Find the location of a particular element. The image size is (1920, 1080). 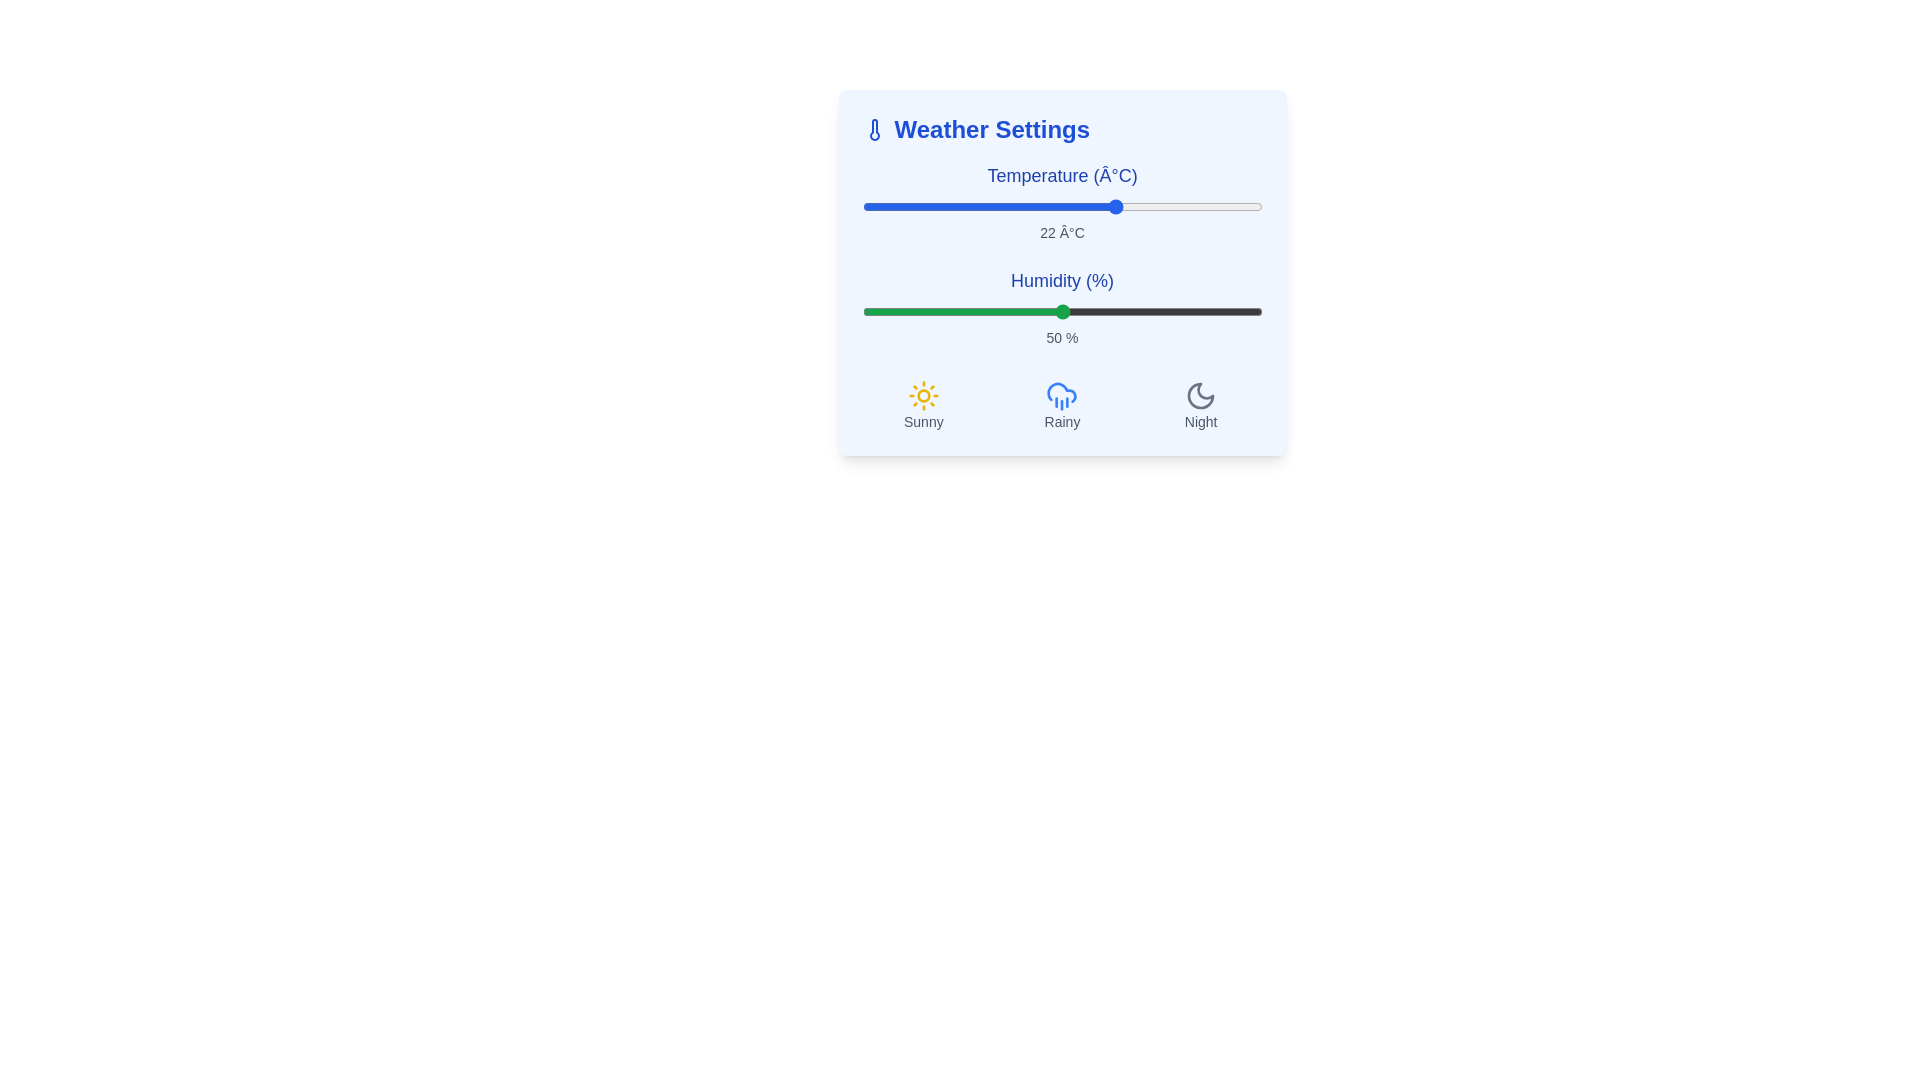

the temperature is located at coordinates (870, 207).